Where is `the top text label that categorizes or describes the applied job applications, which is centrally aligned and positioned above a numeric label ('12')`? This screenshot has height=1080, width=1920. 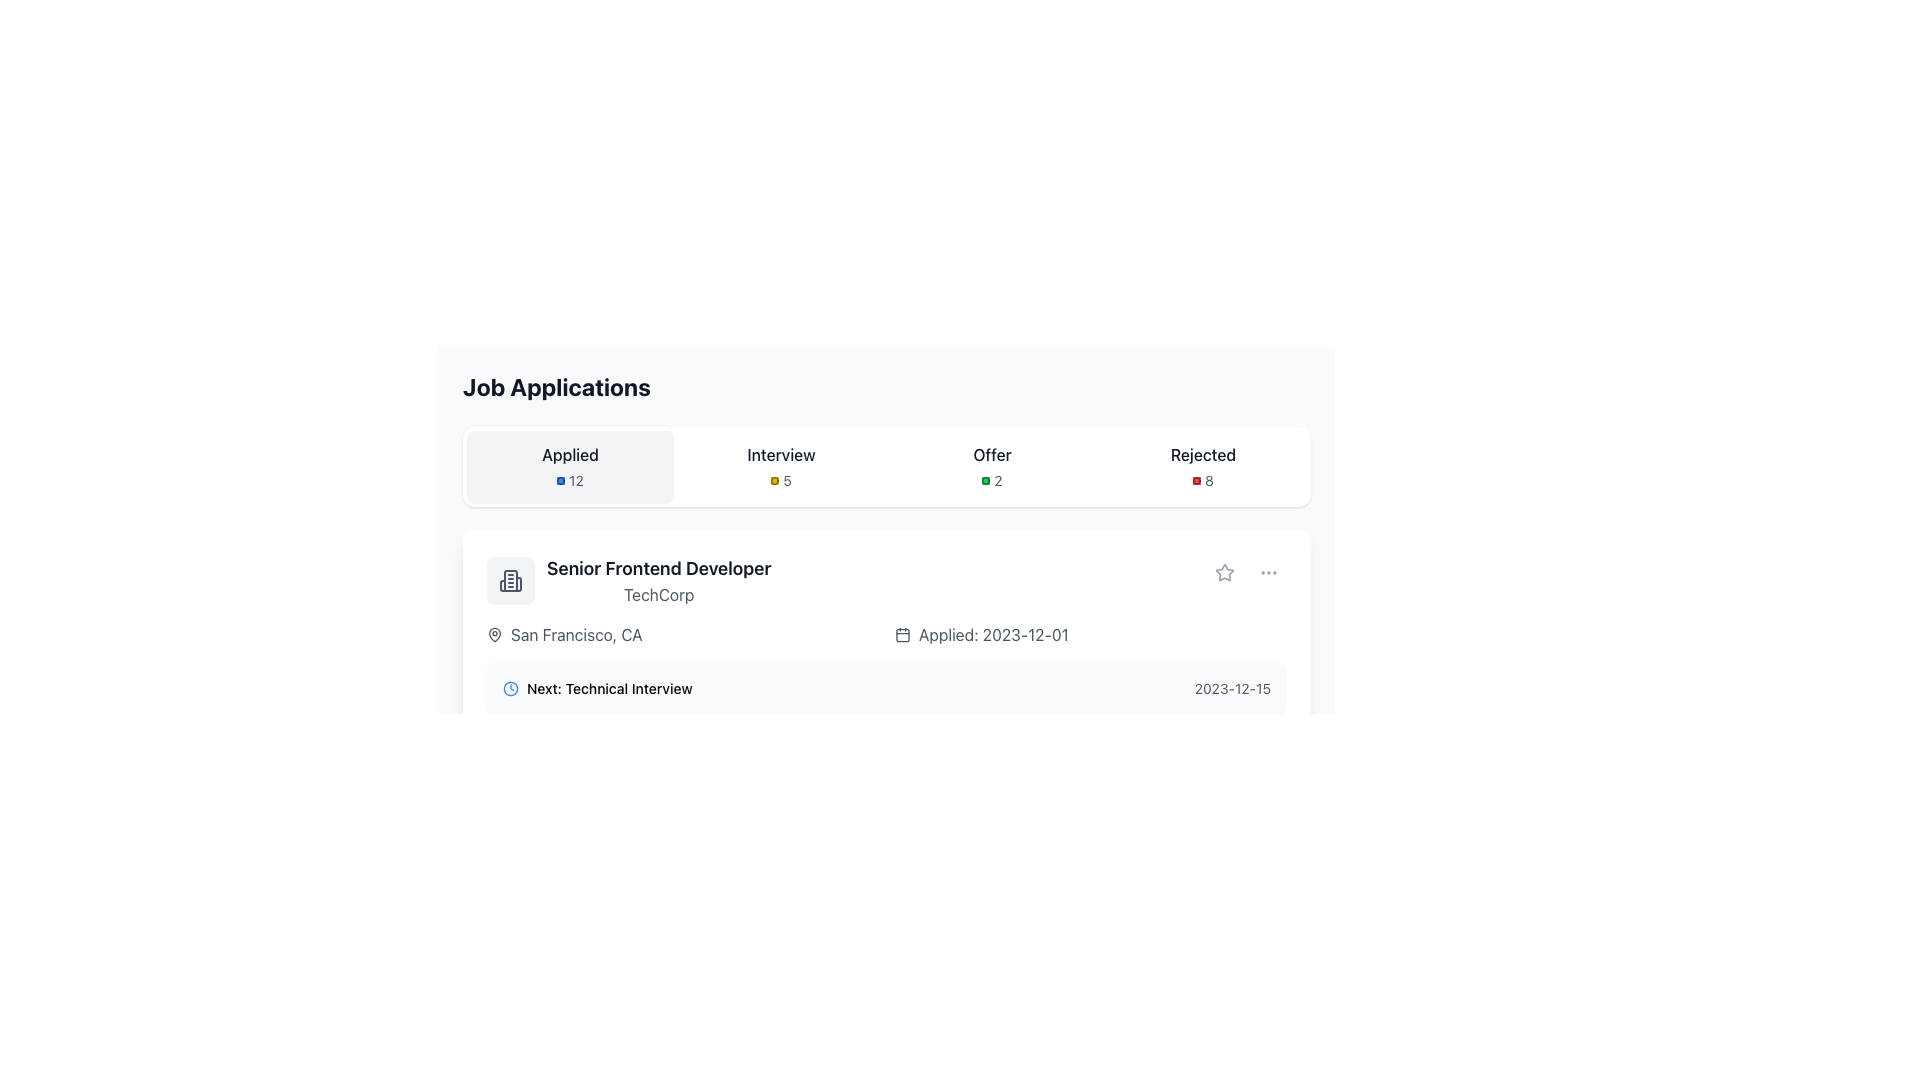
the top text label that categorizes or describes the applied job applications, which is centrally aligned and positioned above a numeric label ('12') is located at coordinates (569, 455).